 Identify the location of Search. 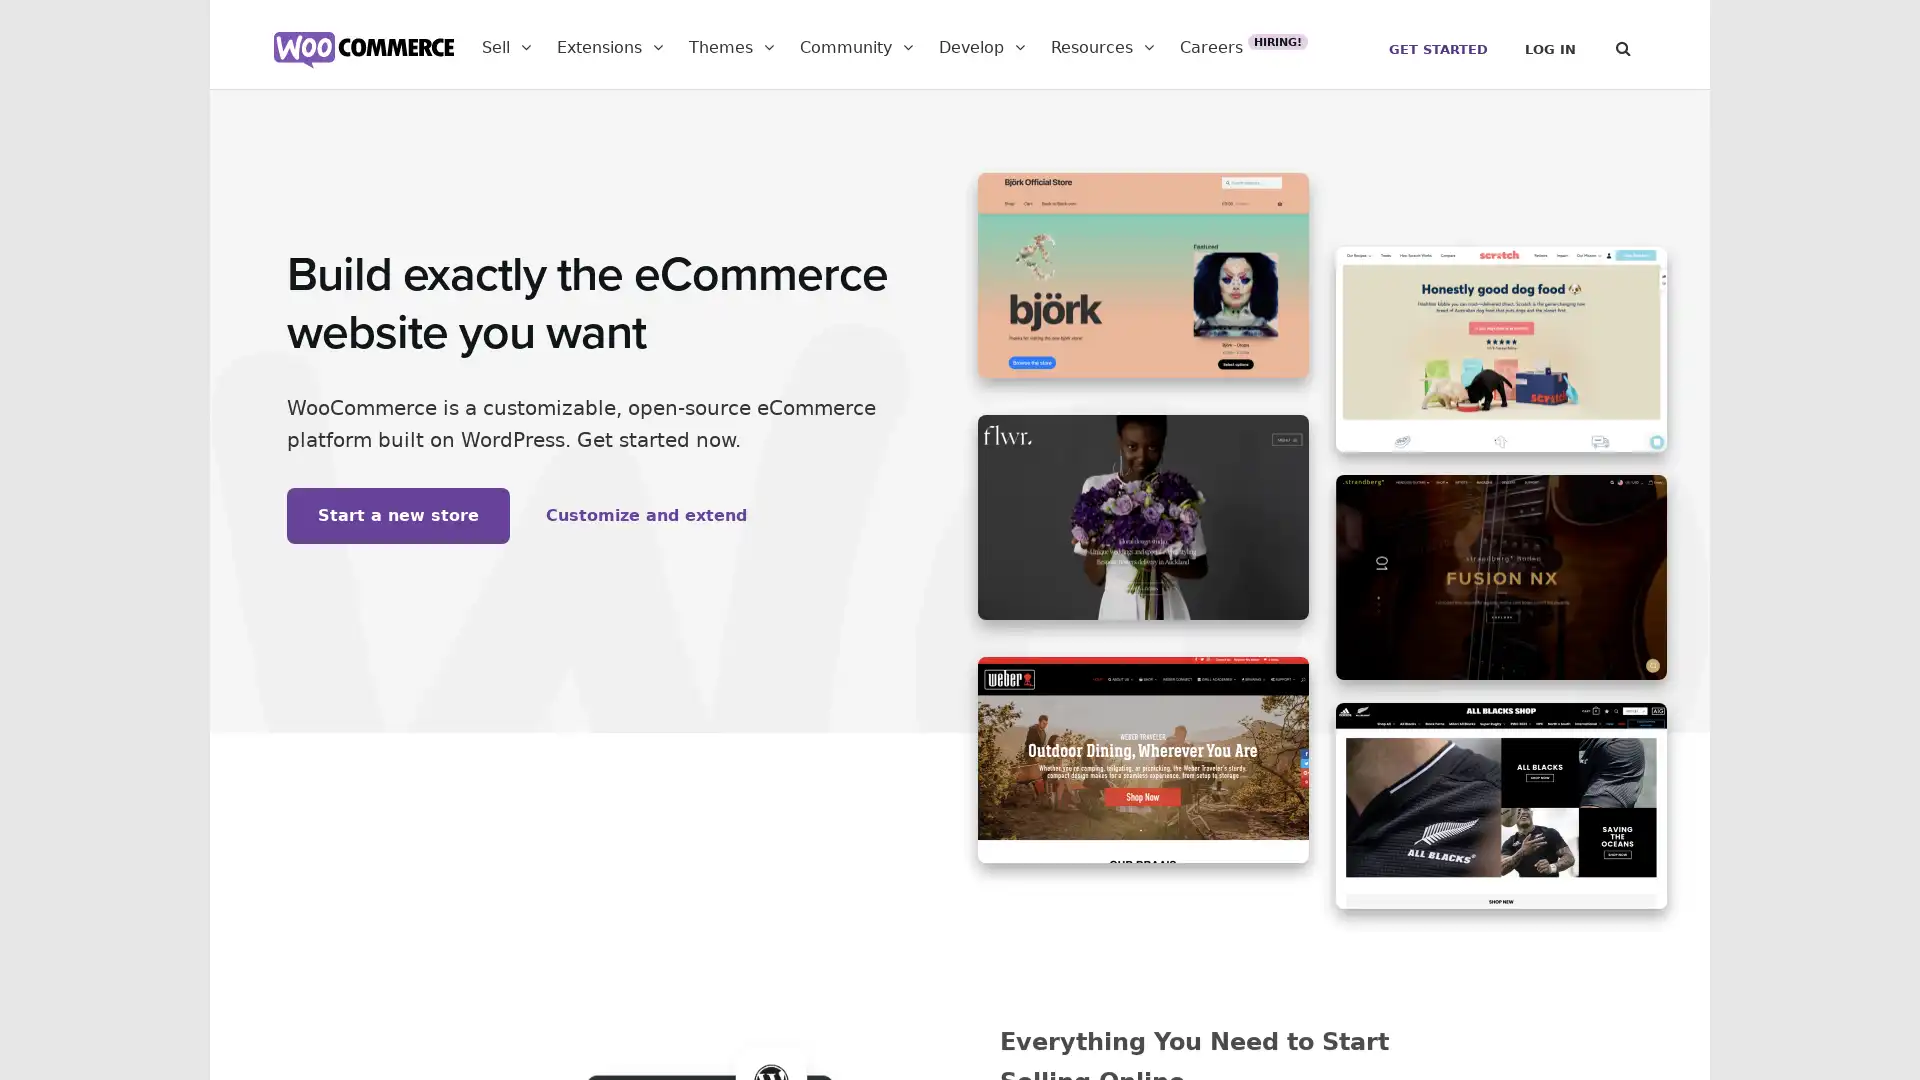
(1623, 48).